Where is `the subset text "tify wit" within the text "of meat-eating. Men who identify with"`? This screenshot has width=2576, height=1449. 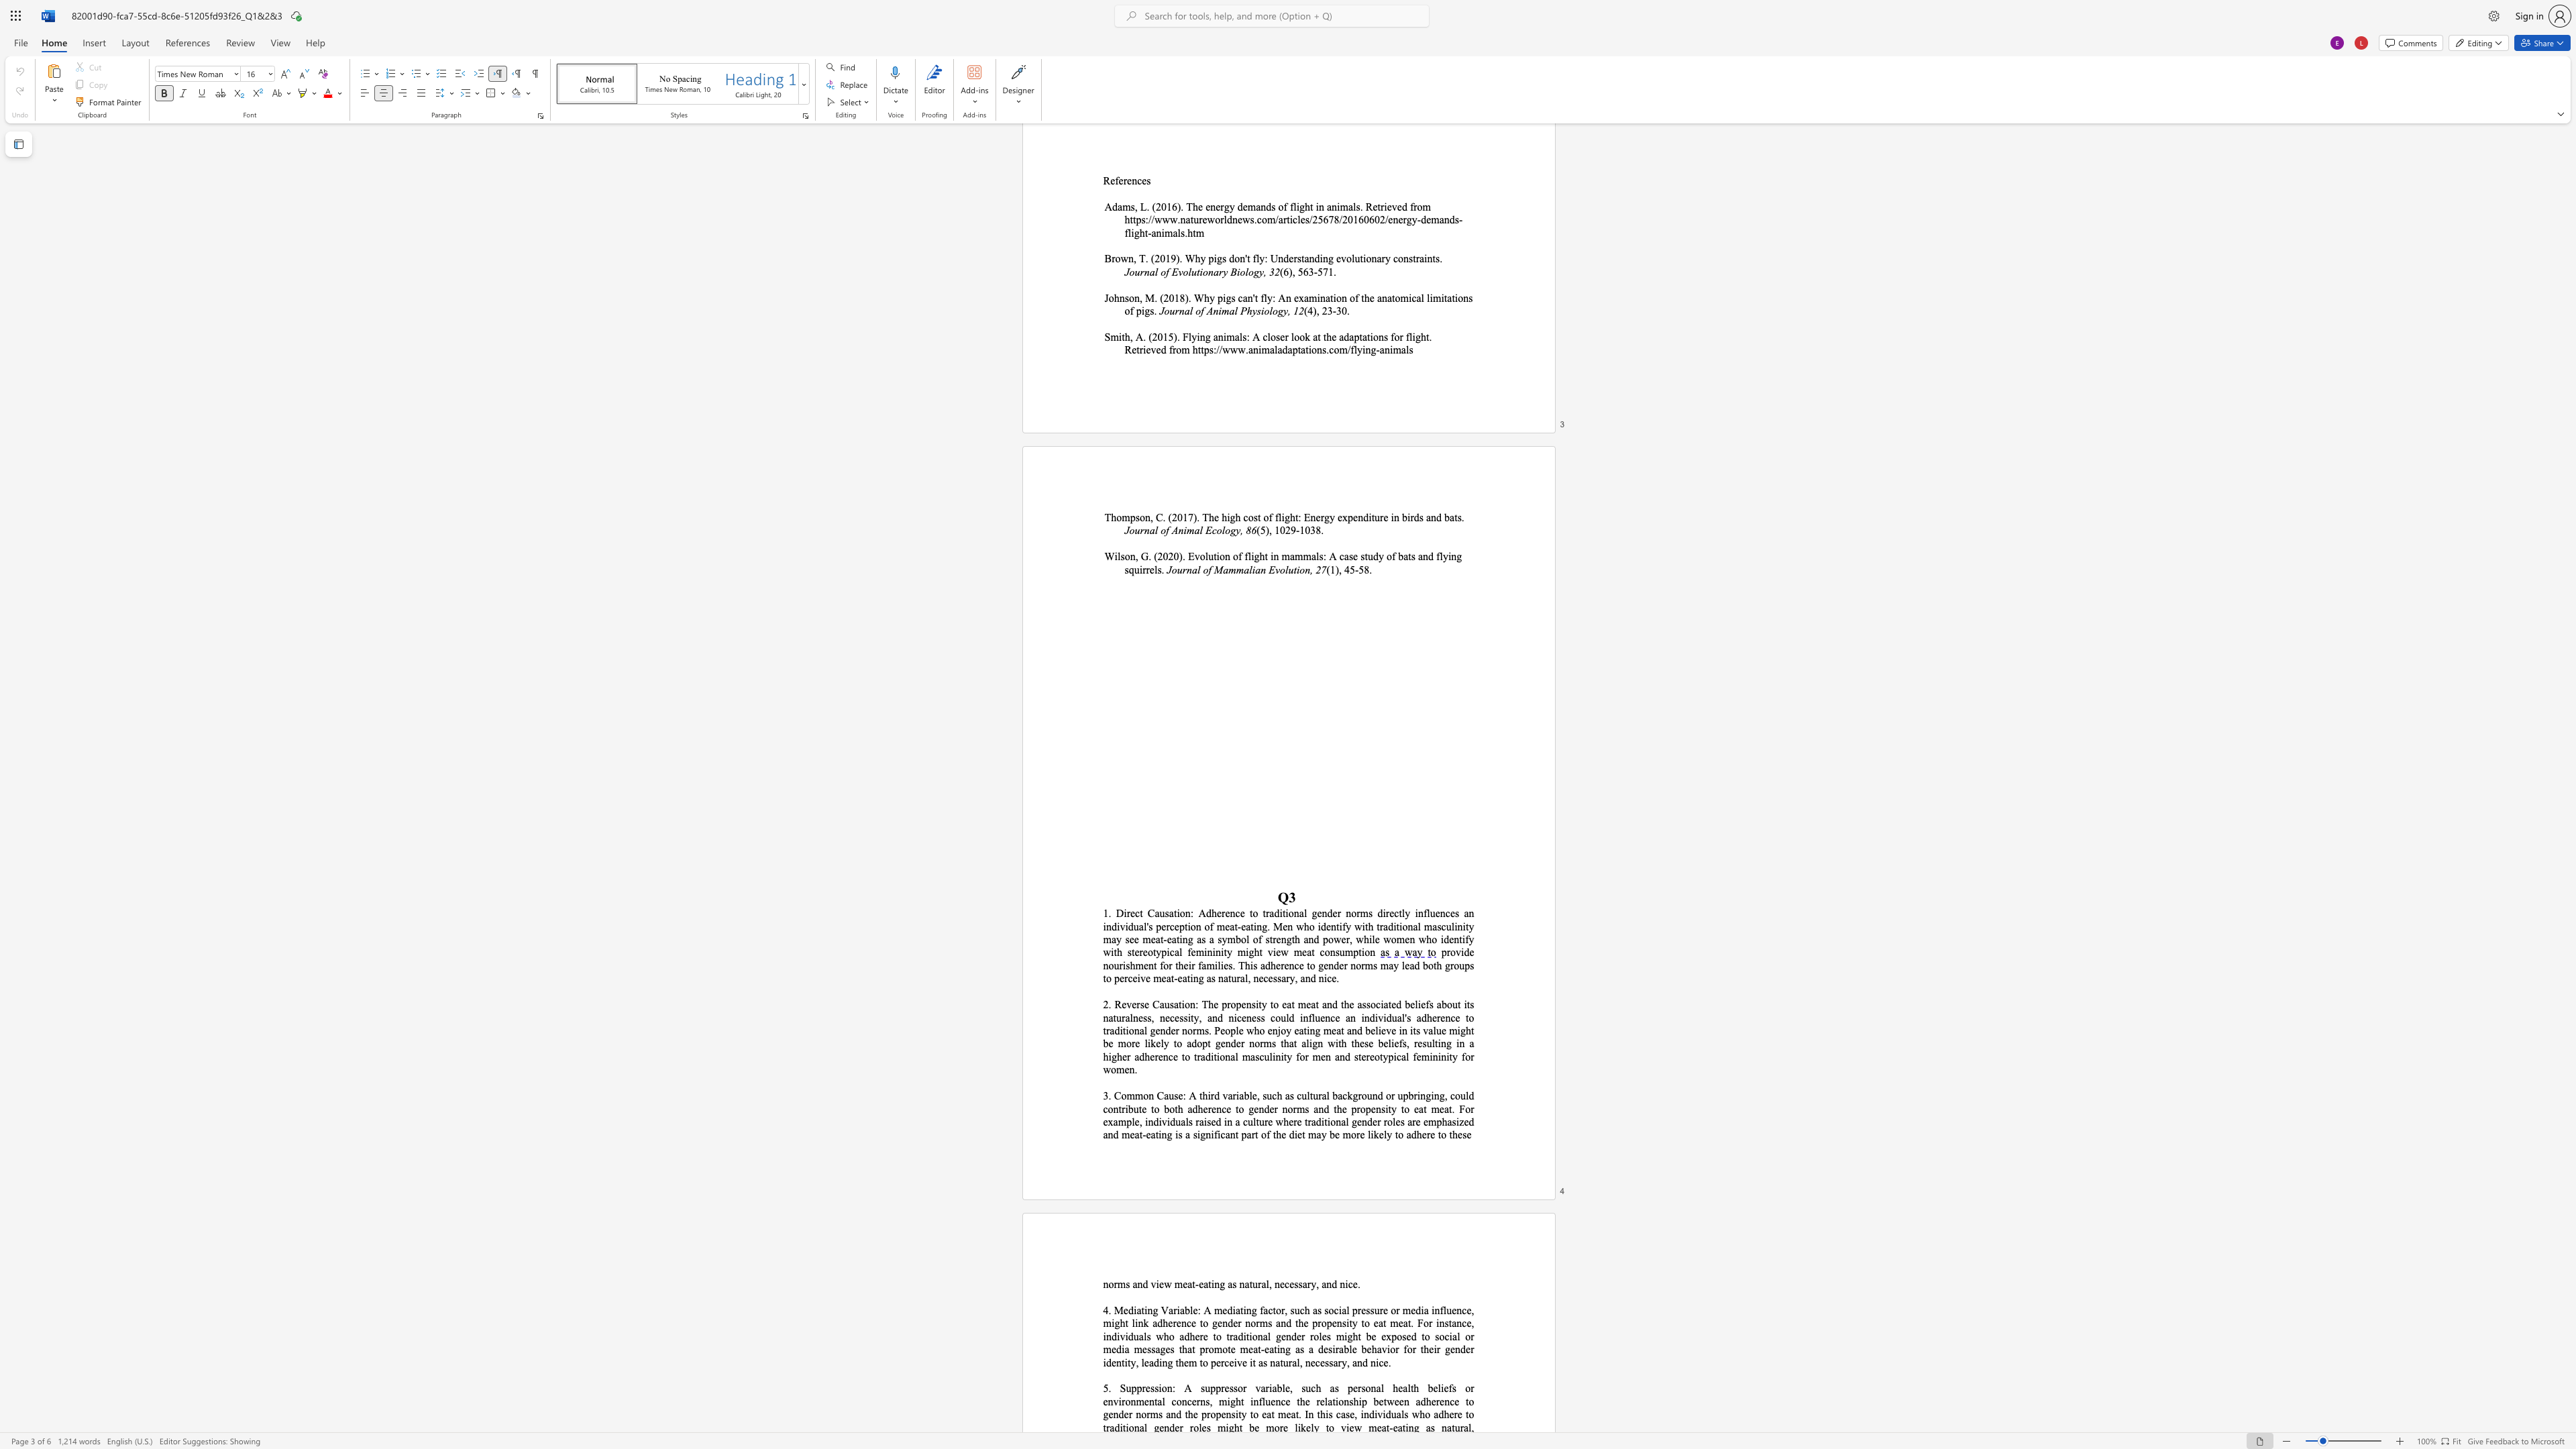 the subset text "tify wit" within the text "of meat-eating. Men who identify with" is located at coordinates (1336, 926).